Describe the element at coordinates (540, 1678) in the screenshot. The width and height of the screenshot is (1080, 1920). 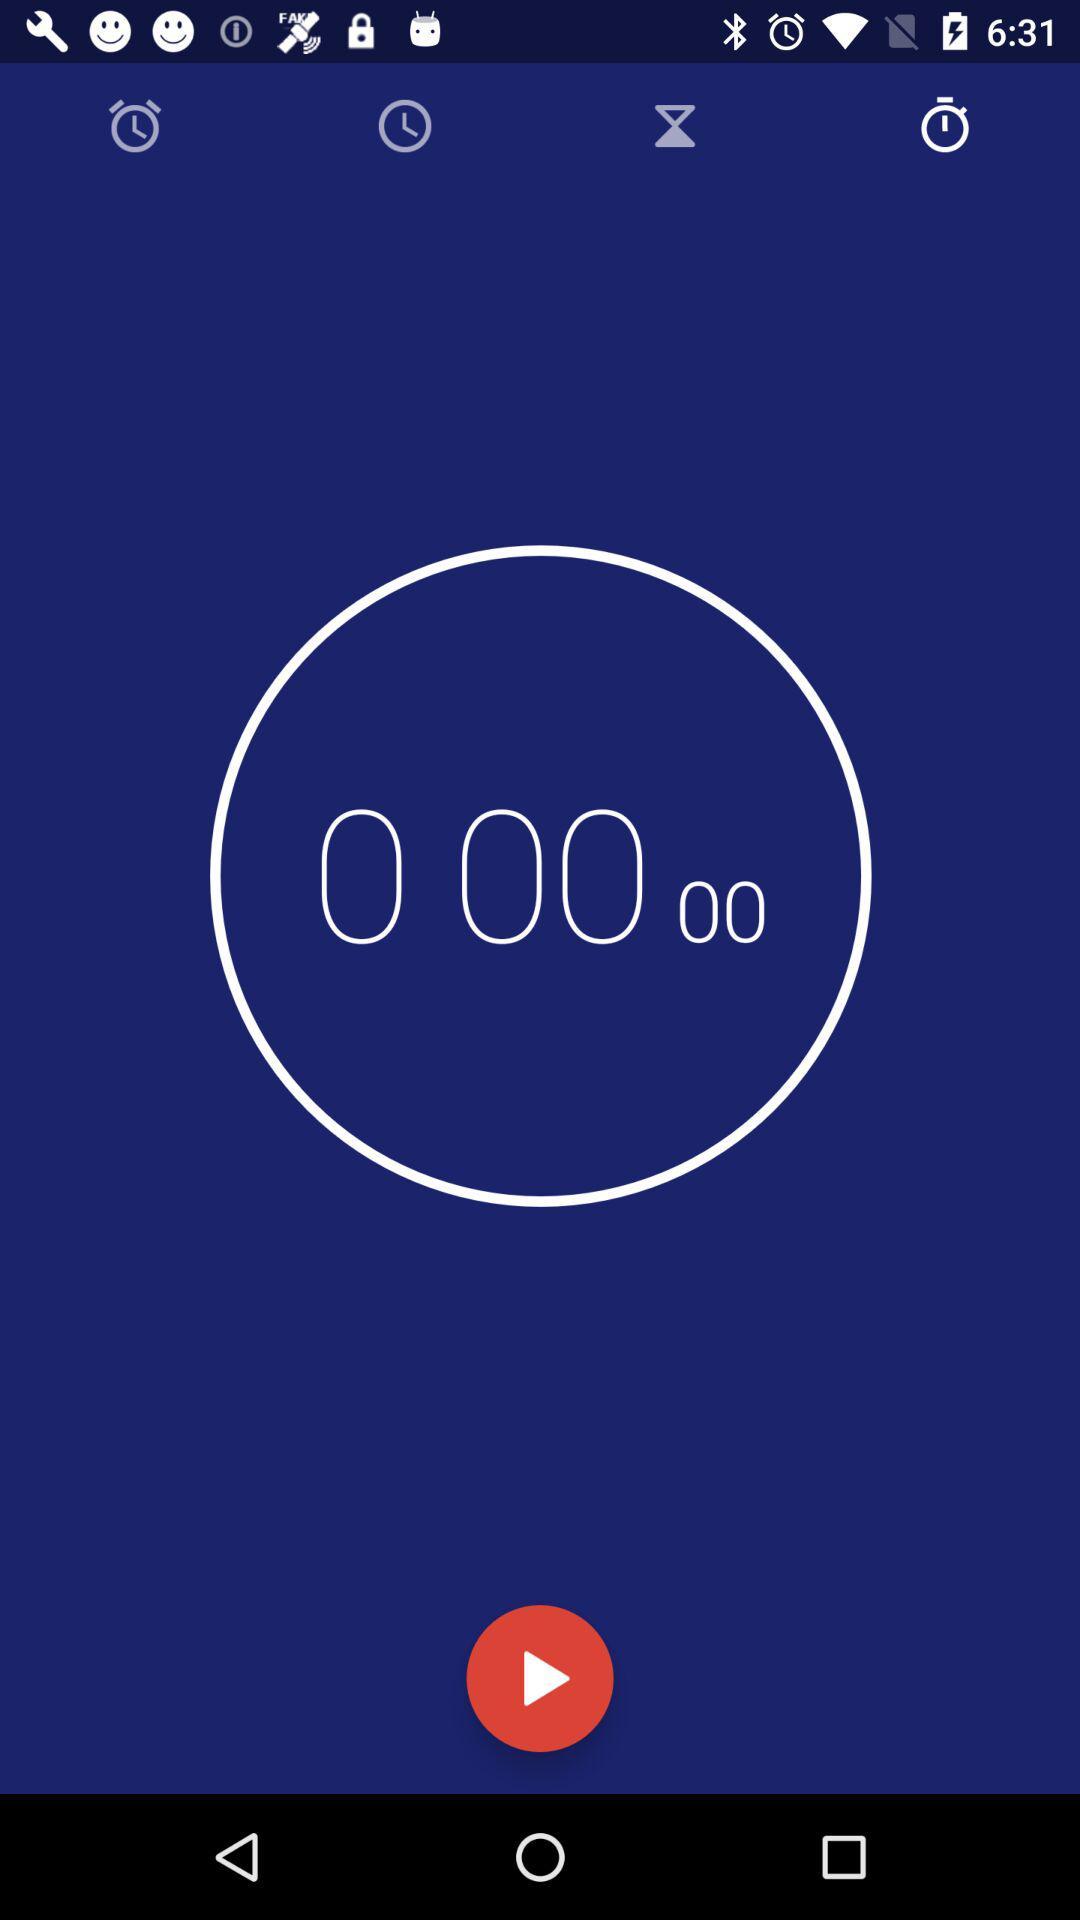
I see `the play icon` at that location.